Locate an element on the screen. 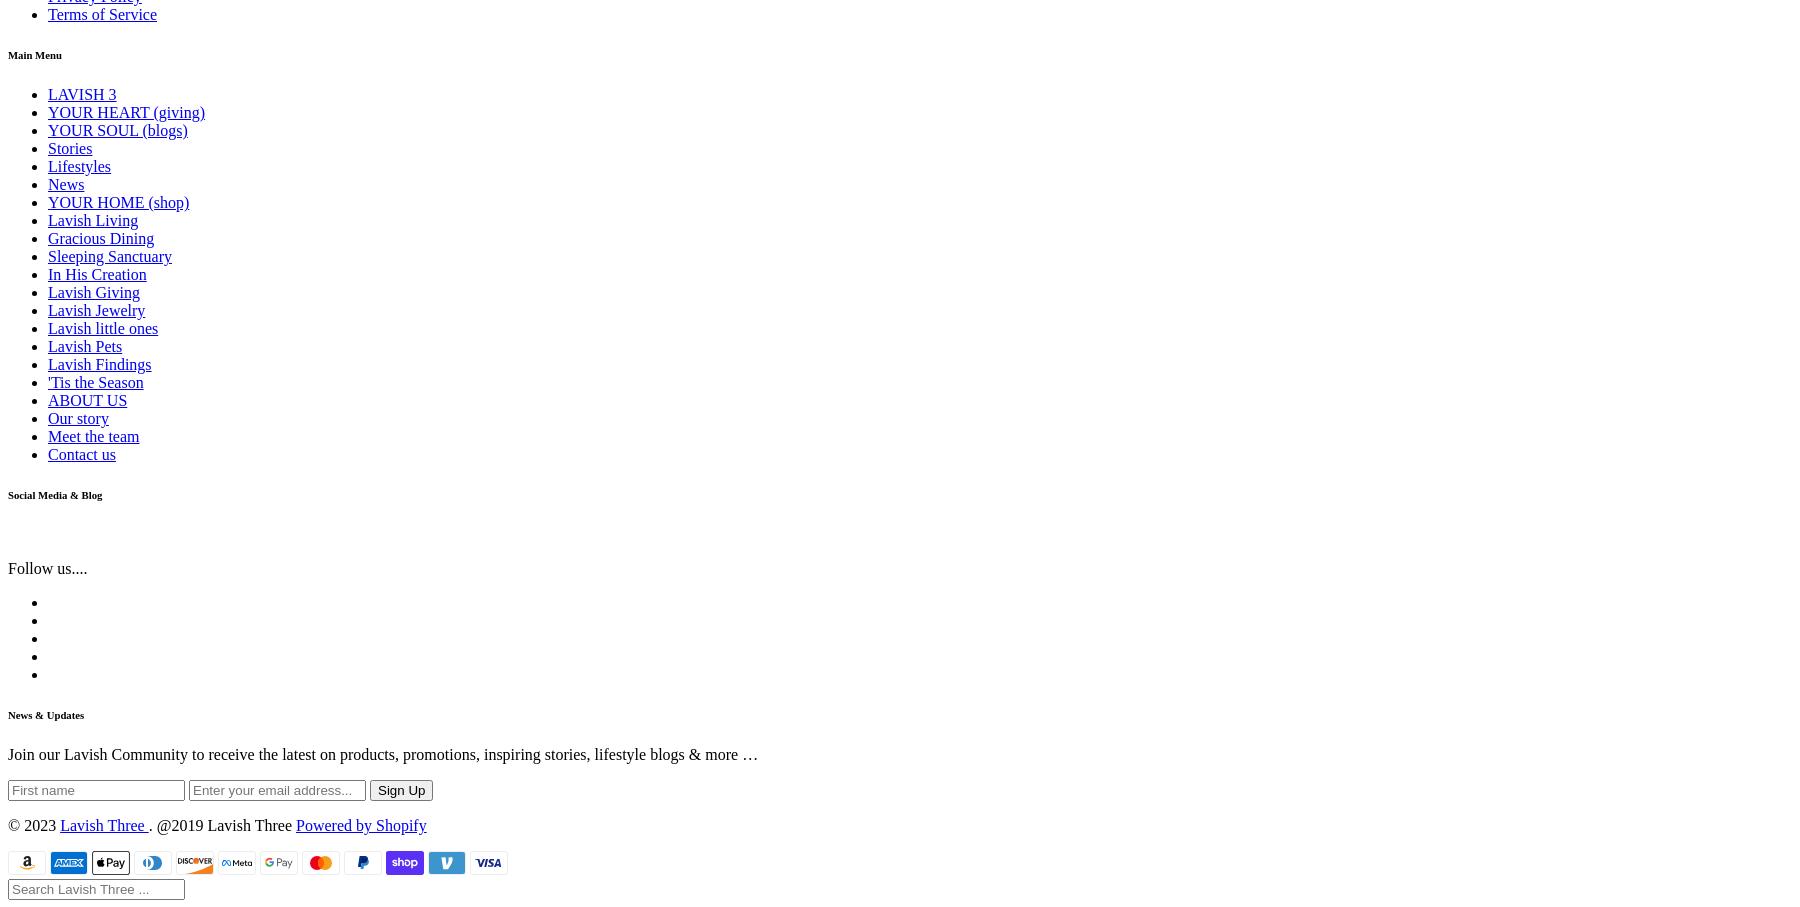 Image resolution: width=1800 pixels, height=907 pixels. 'Lavish little ones' is located at coordinates (101, 328).